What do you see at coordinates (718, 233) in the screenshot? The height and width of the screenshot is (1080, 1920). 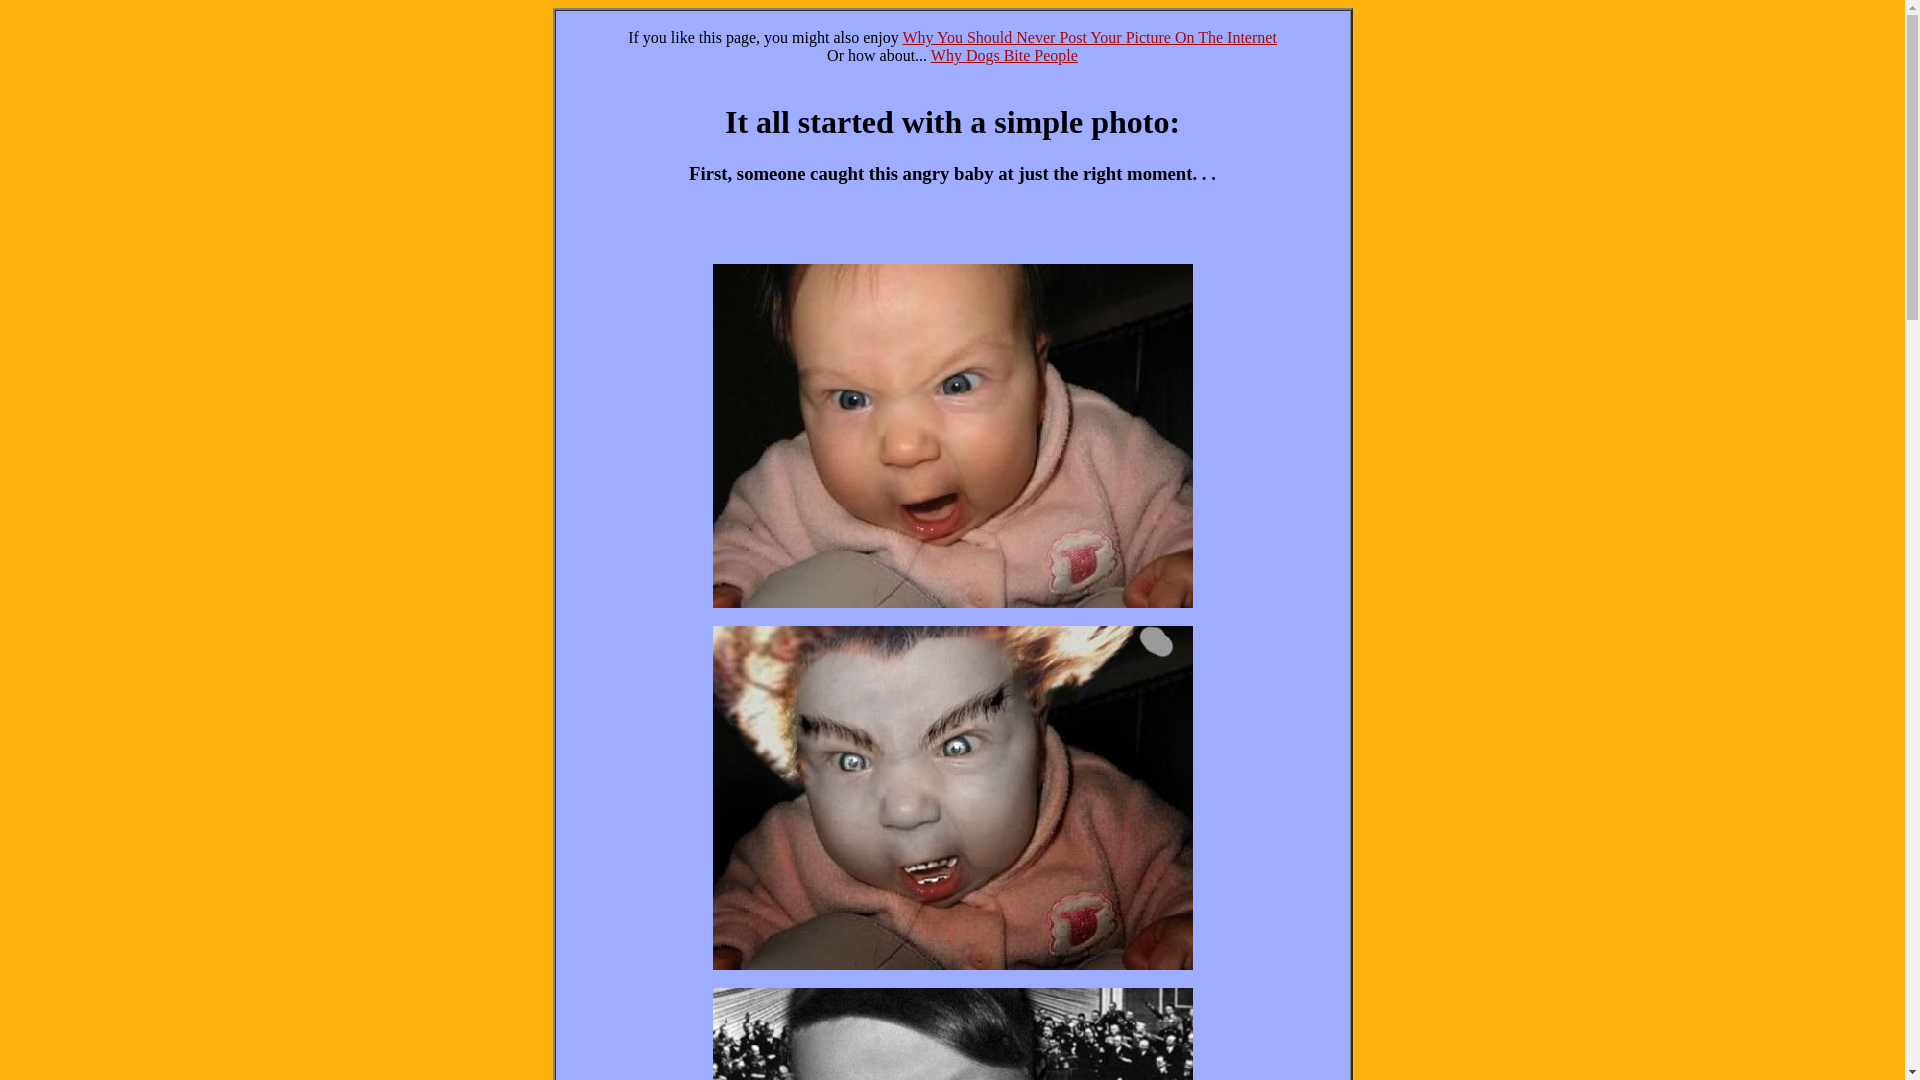 I see `'Advertisement'` at bounding box center [718, 233].